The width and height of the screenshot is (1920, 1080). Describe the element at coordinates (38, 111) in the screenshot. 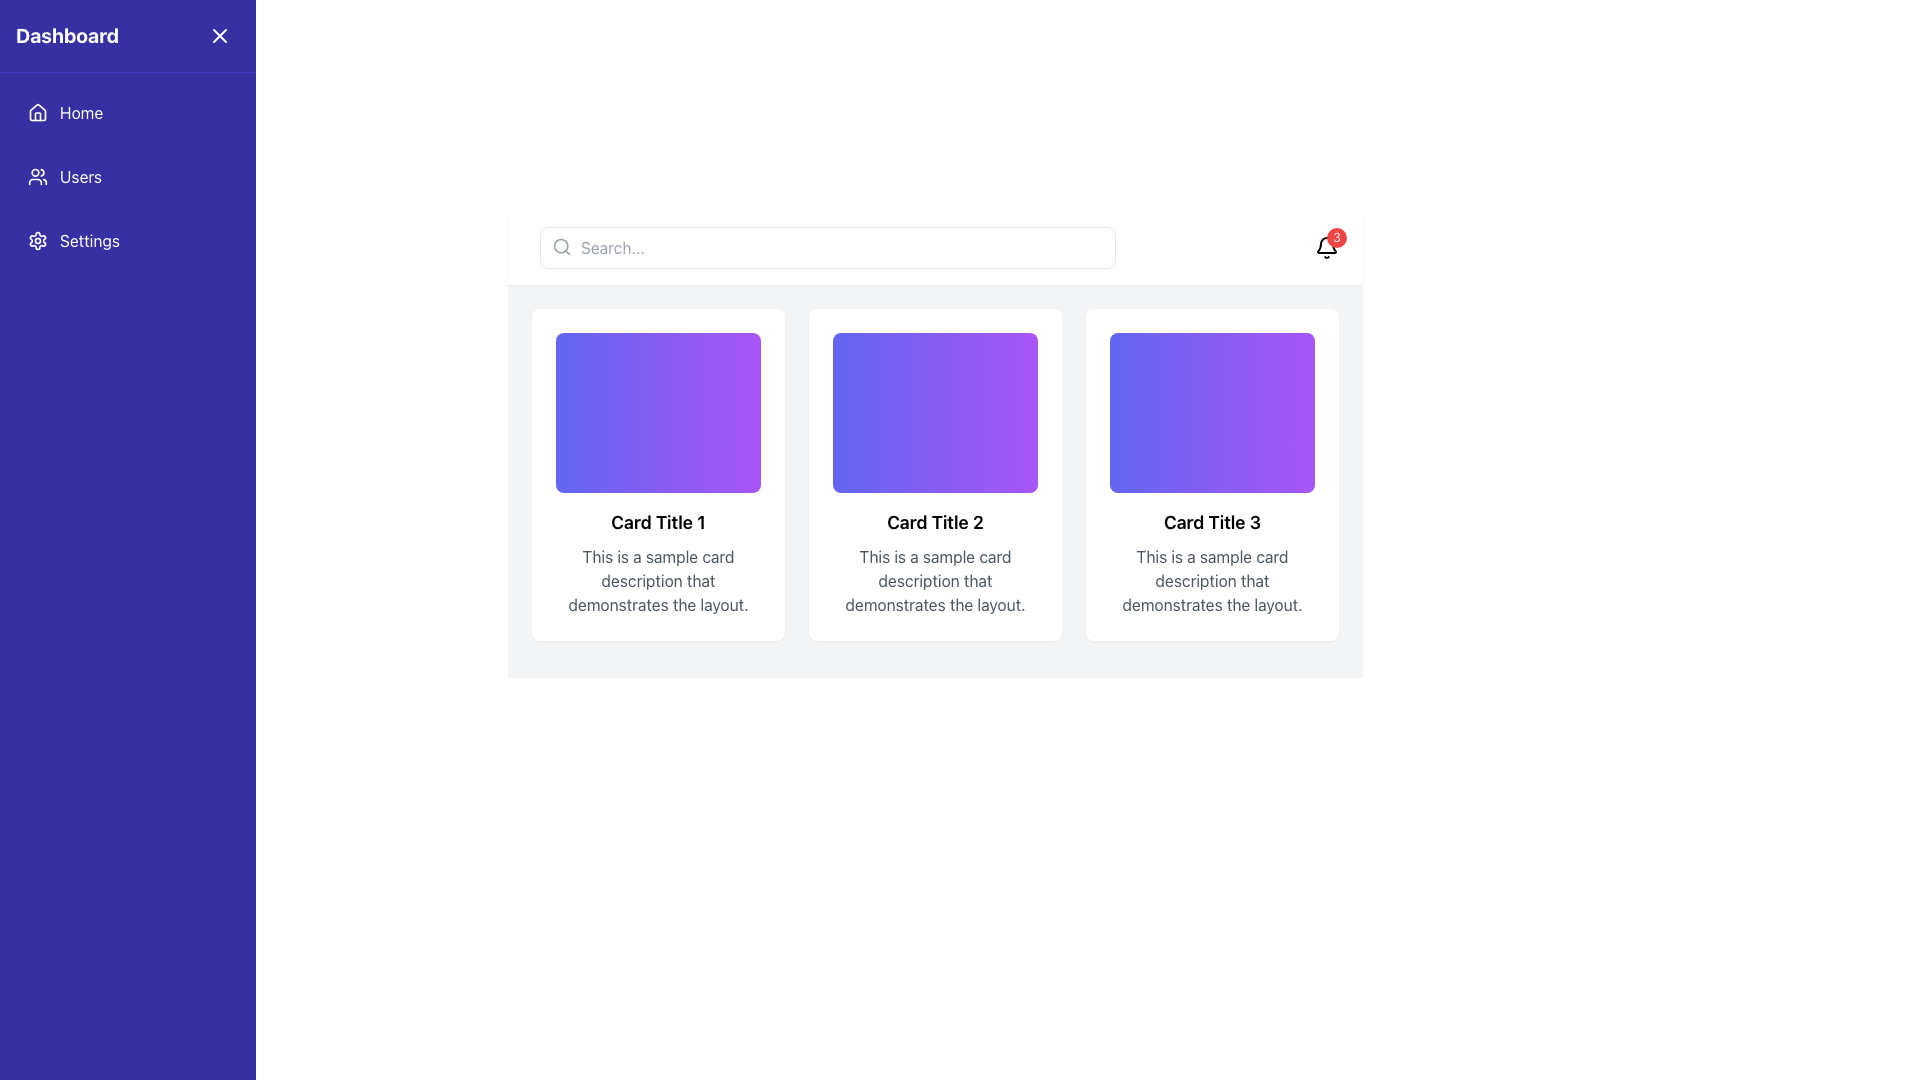

I see `the main body of the house icon located in the sidebar to the left of the 'Home' text` at that location.